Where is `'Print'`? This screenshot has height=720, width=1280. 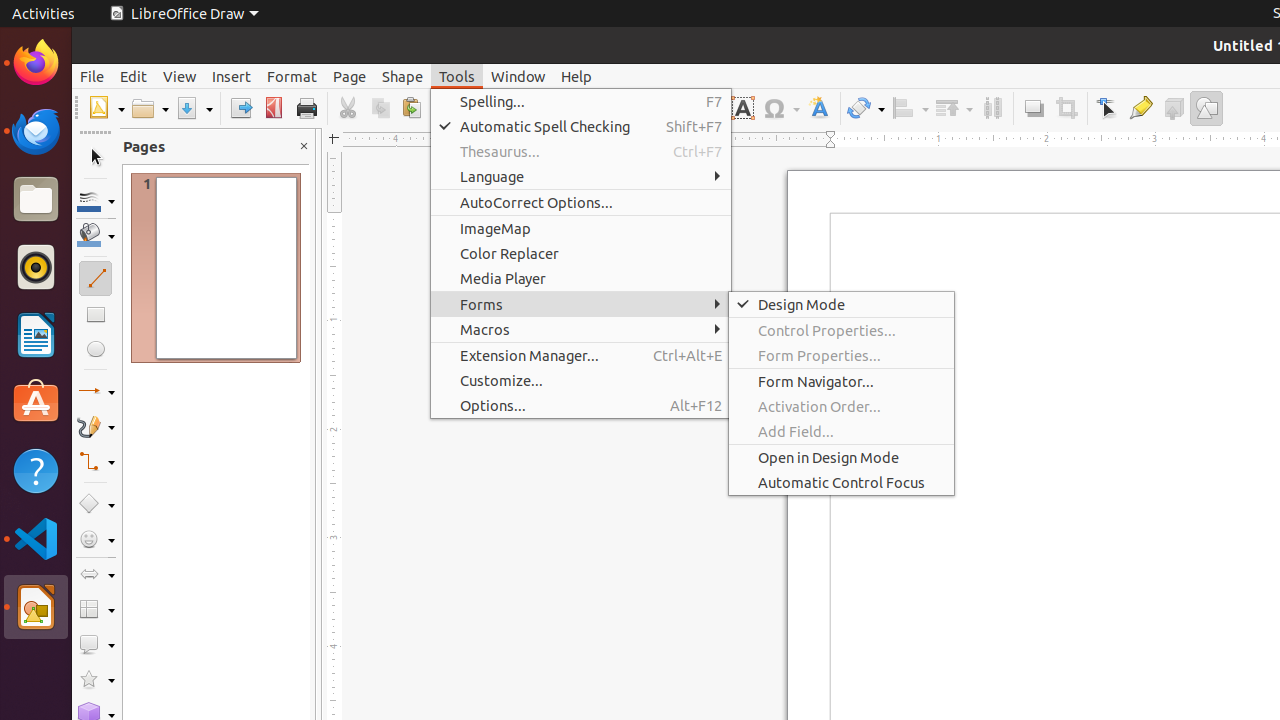 'Print' is located at coordinates (305, 108).